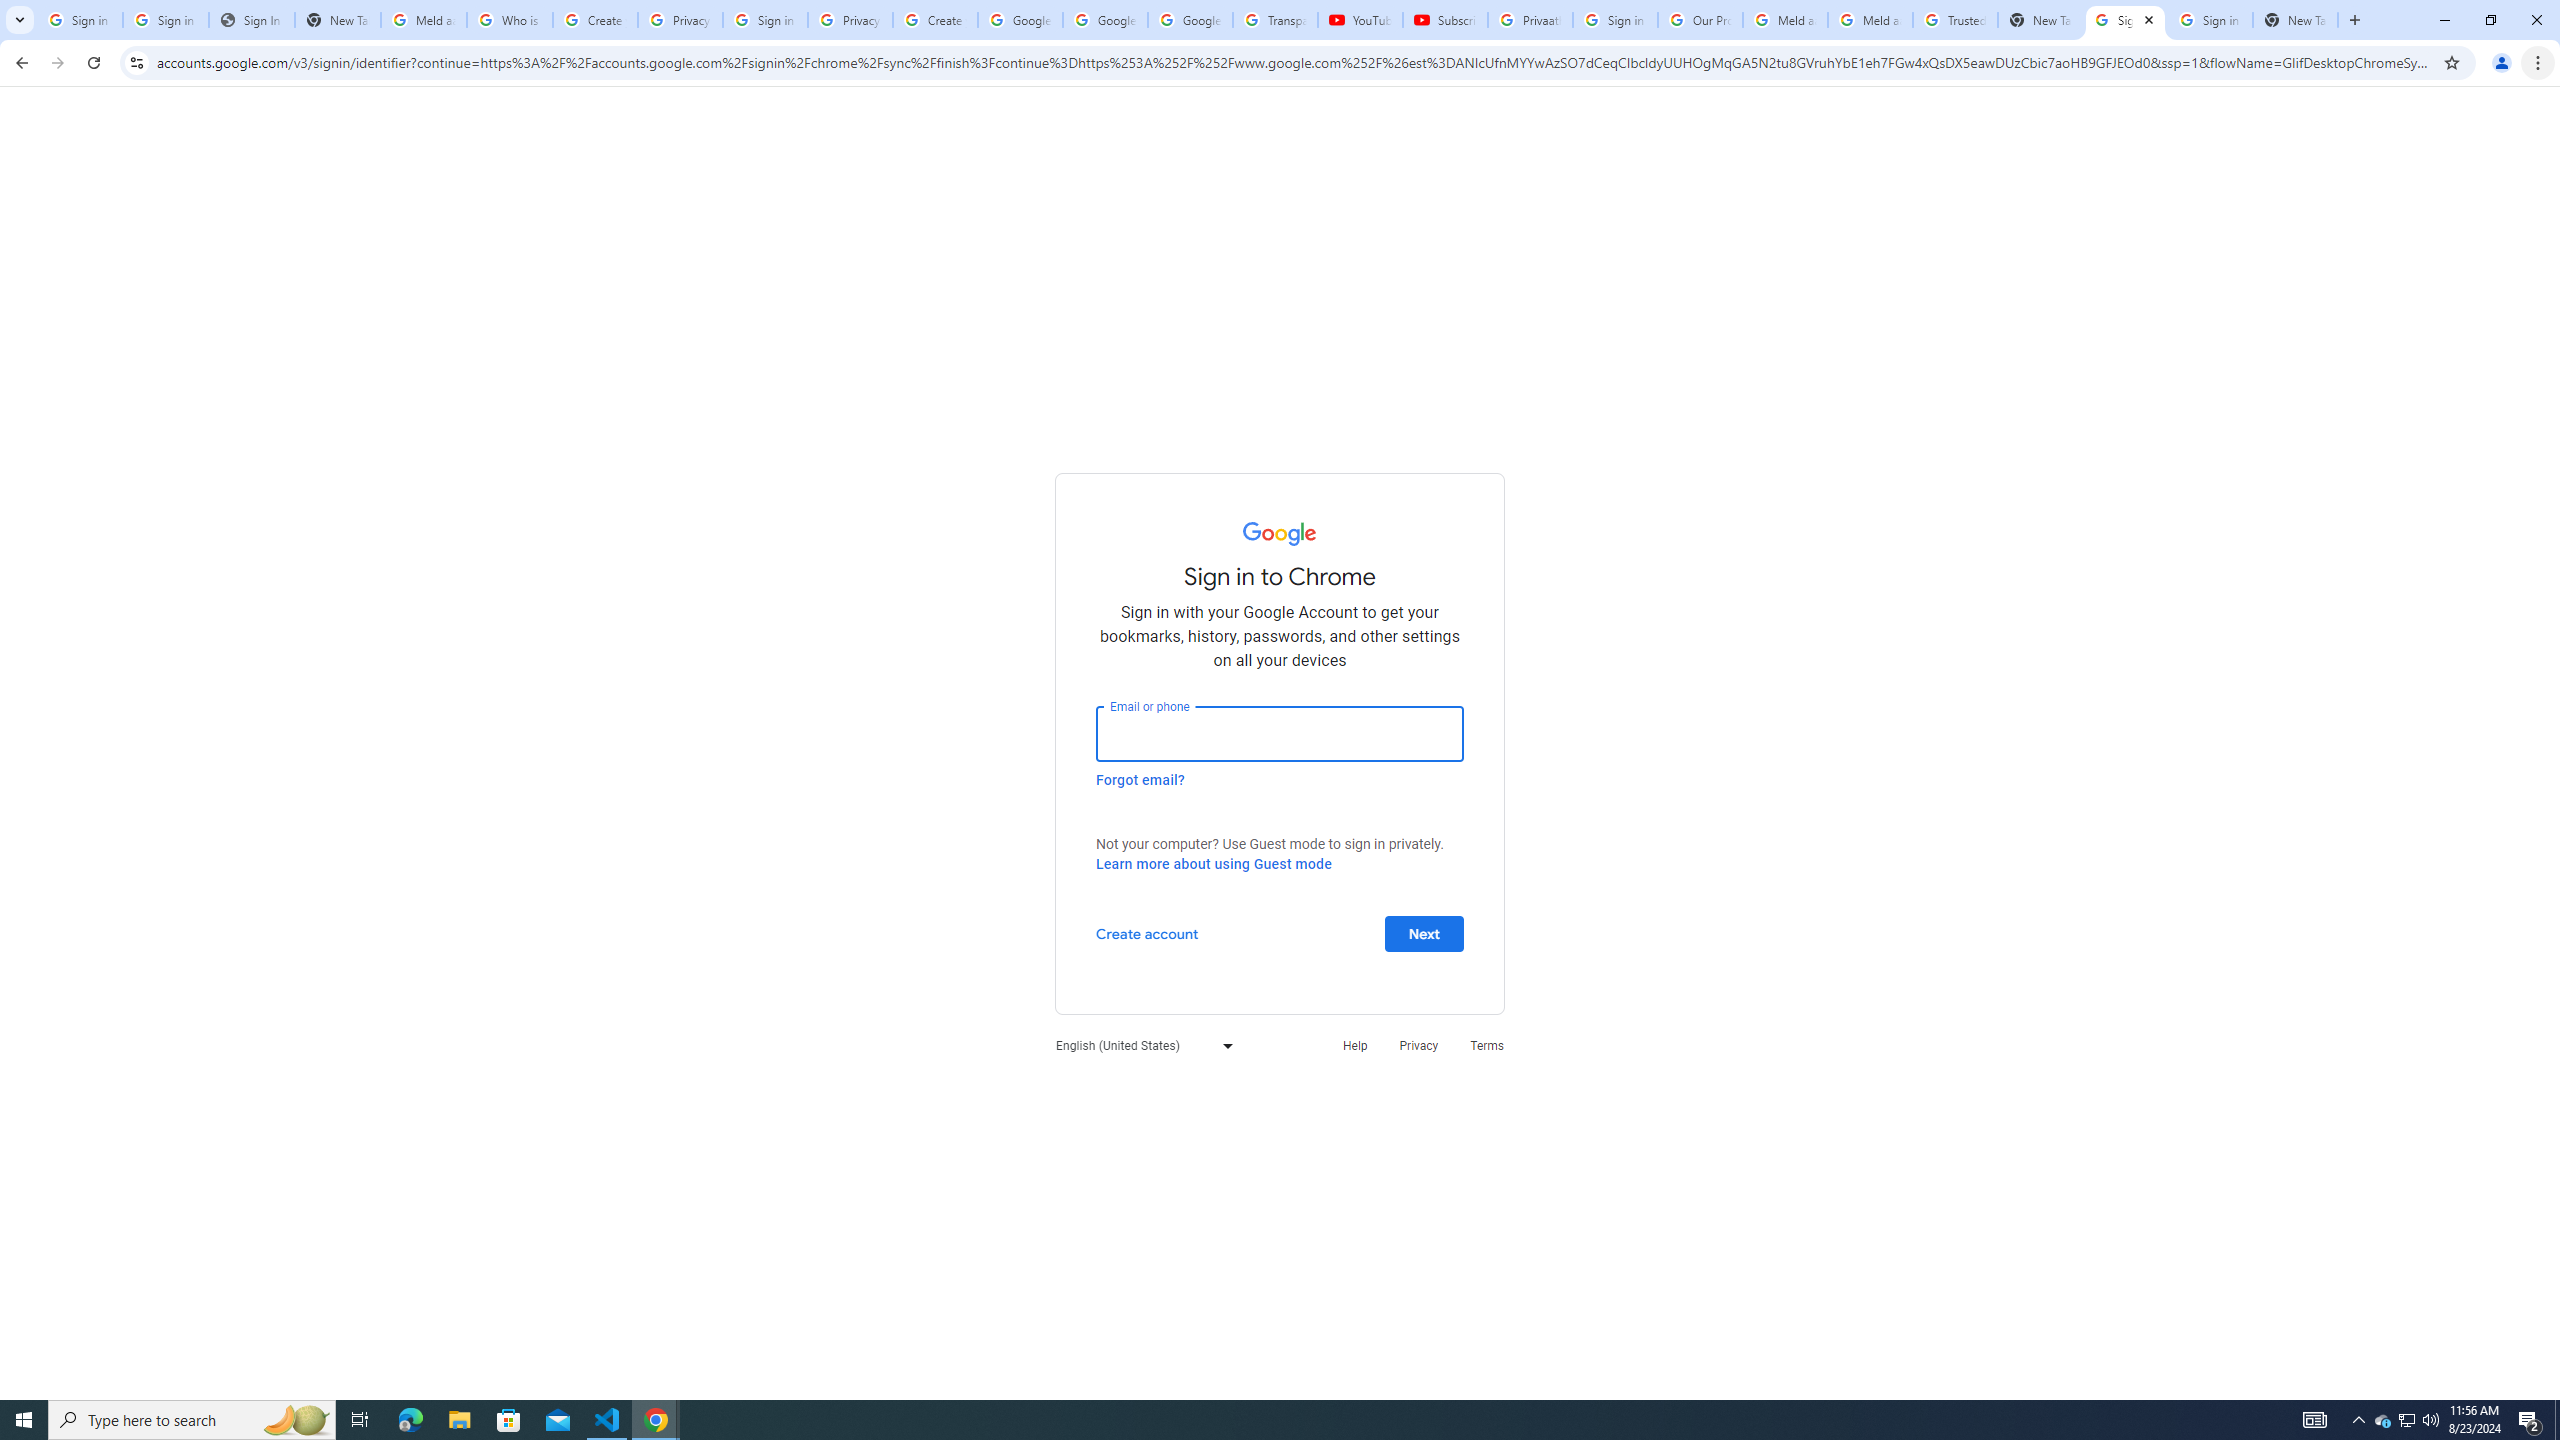  Describe the element at coordinates (252, 19) in the screenshot. I see `'Sign In - USA TODAY'` at that location.